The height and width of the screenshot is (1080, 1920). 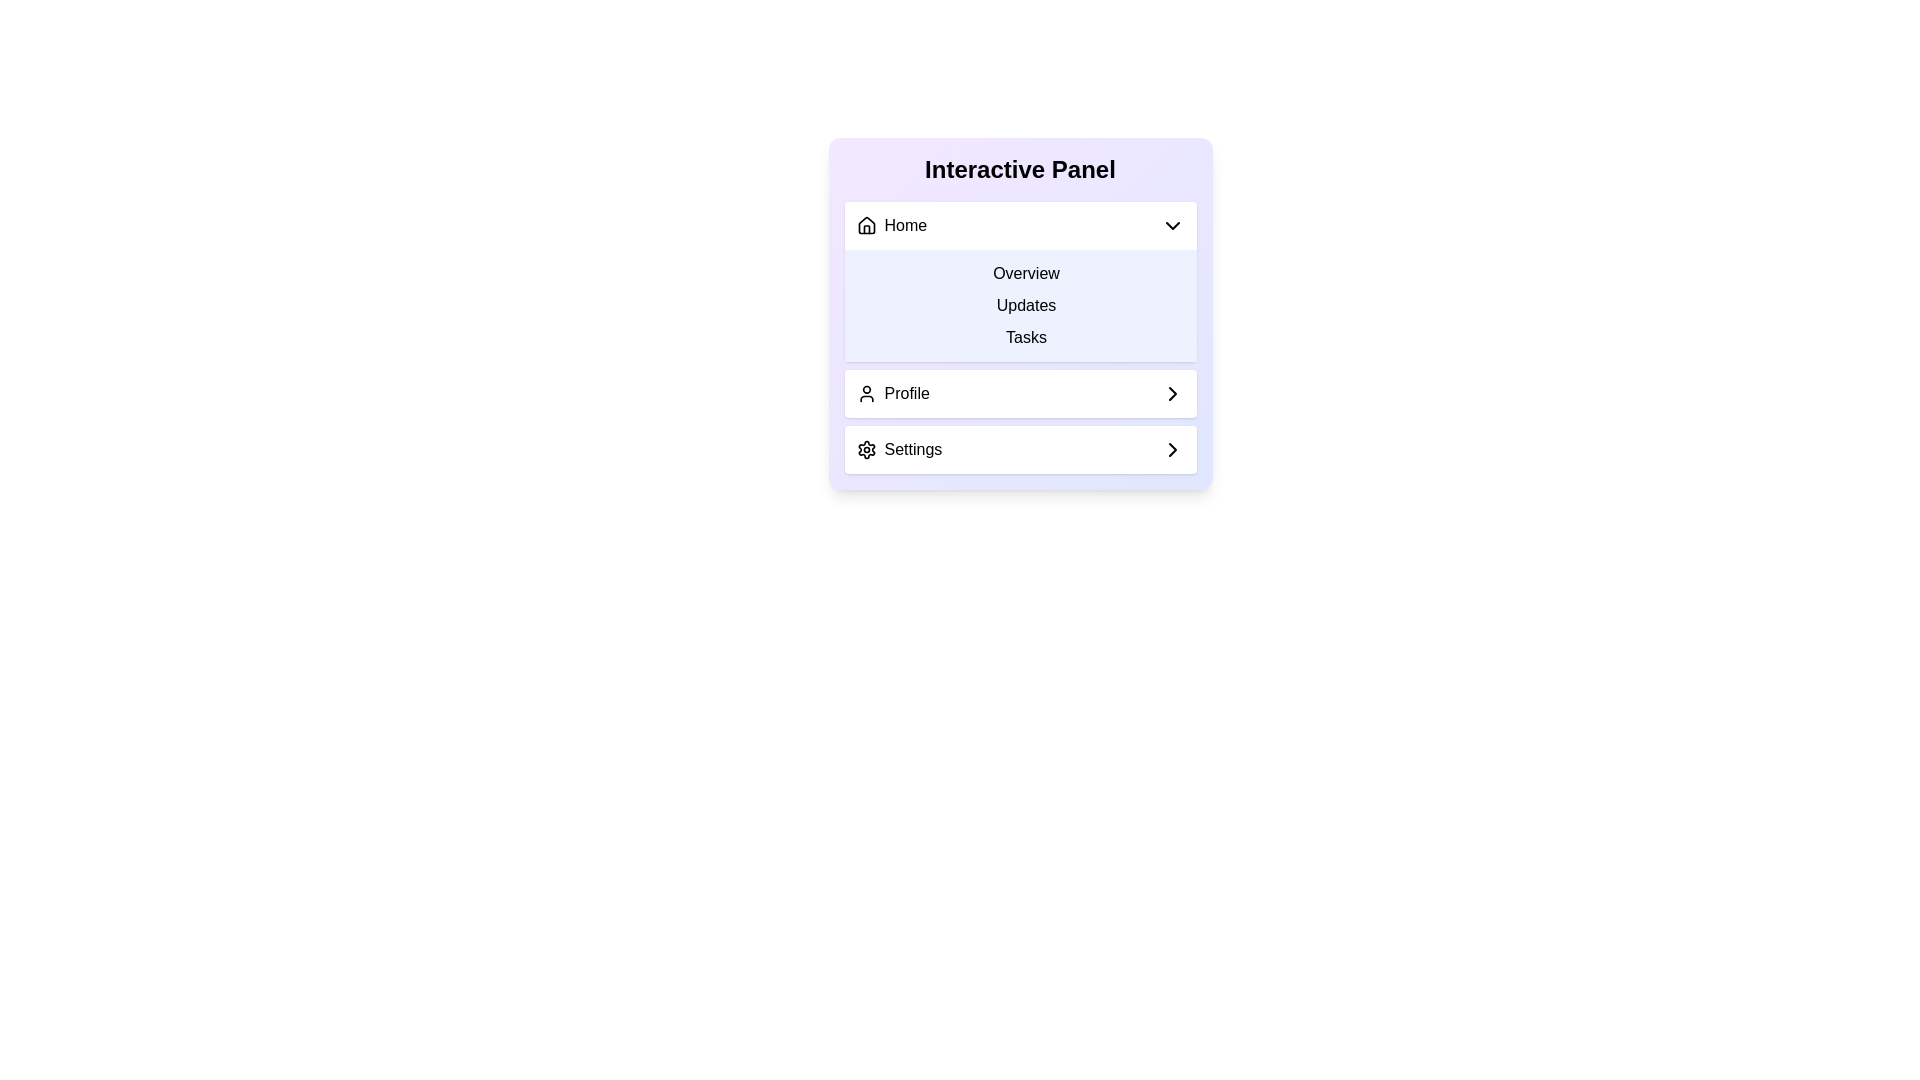 I want to click on the 'Profile' menu option item, which is the second item in the vertical list within the 'Interactive Panel', so click(x=892, y=393).